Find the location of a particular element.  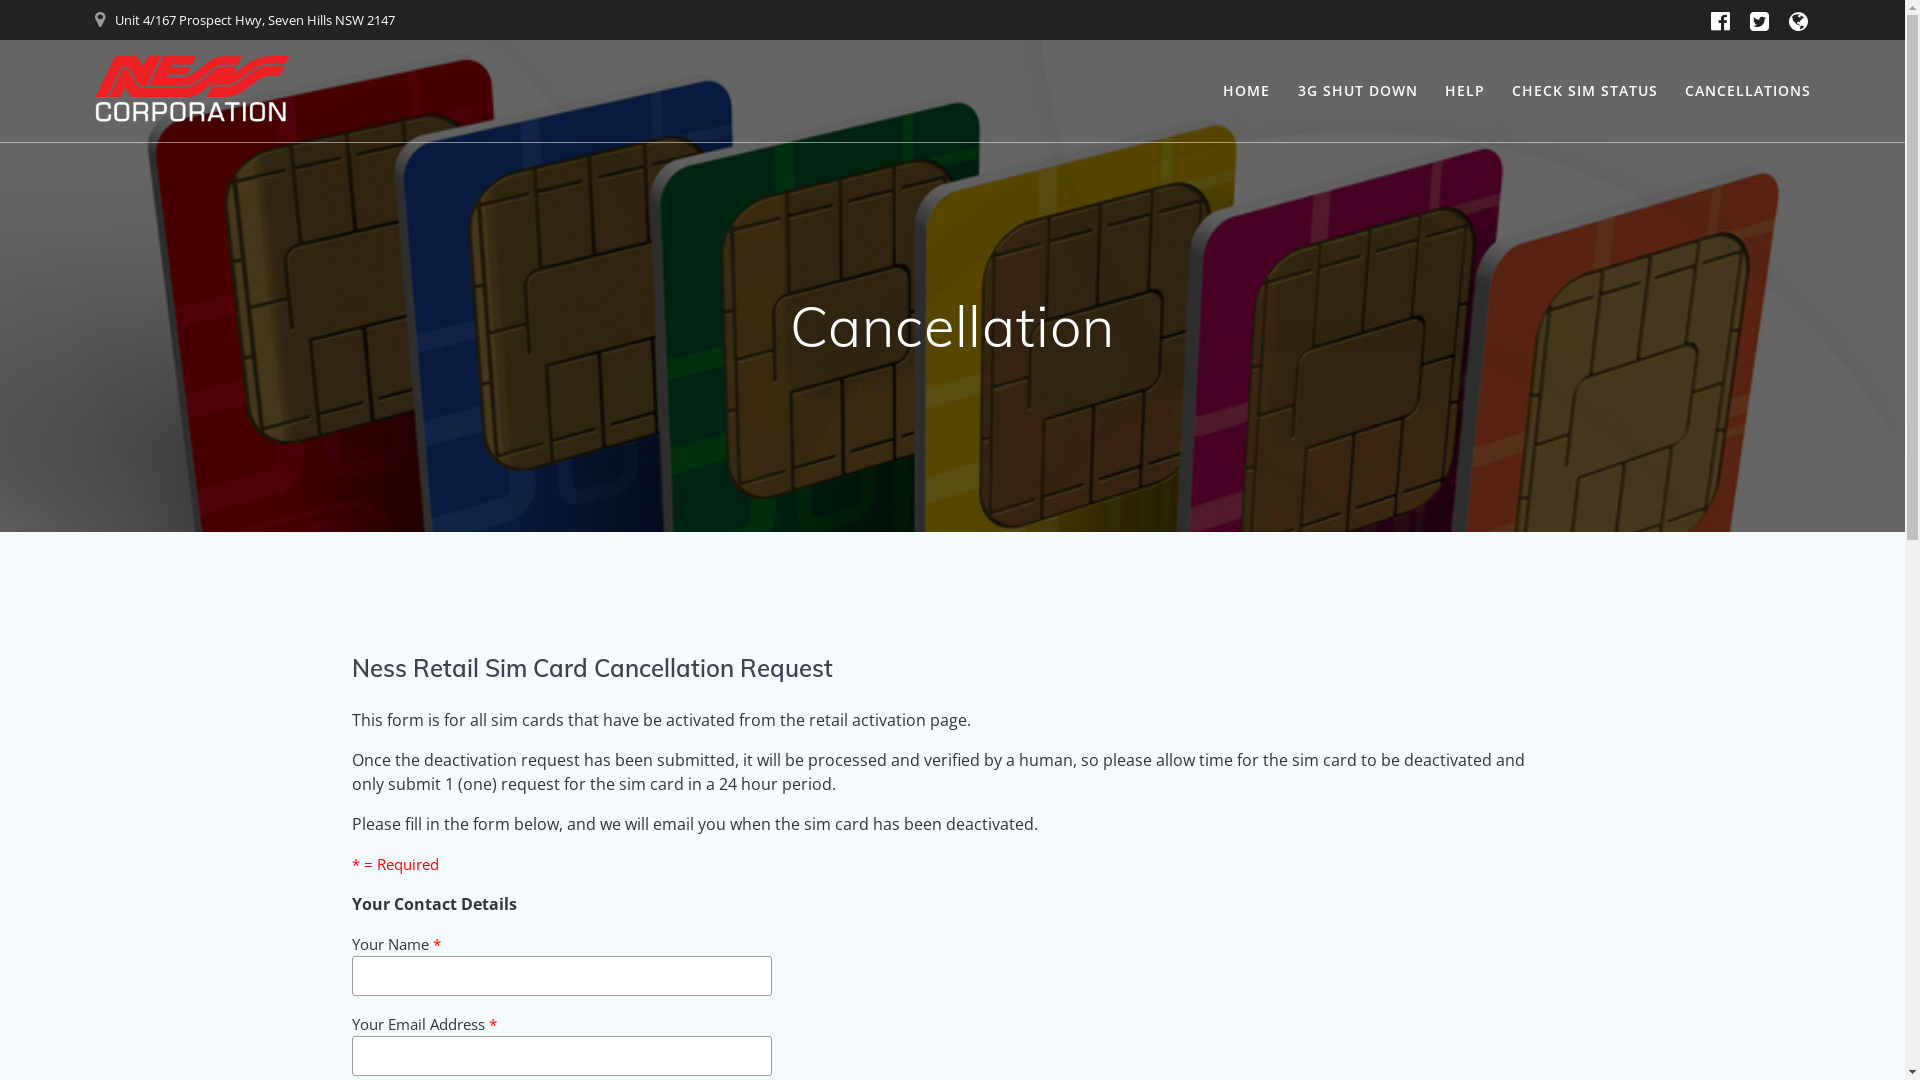

'CANCELLATIONS' is located at coordinates (1746, 91).